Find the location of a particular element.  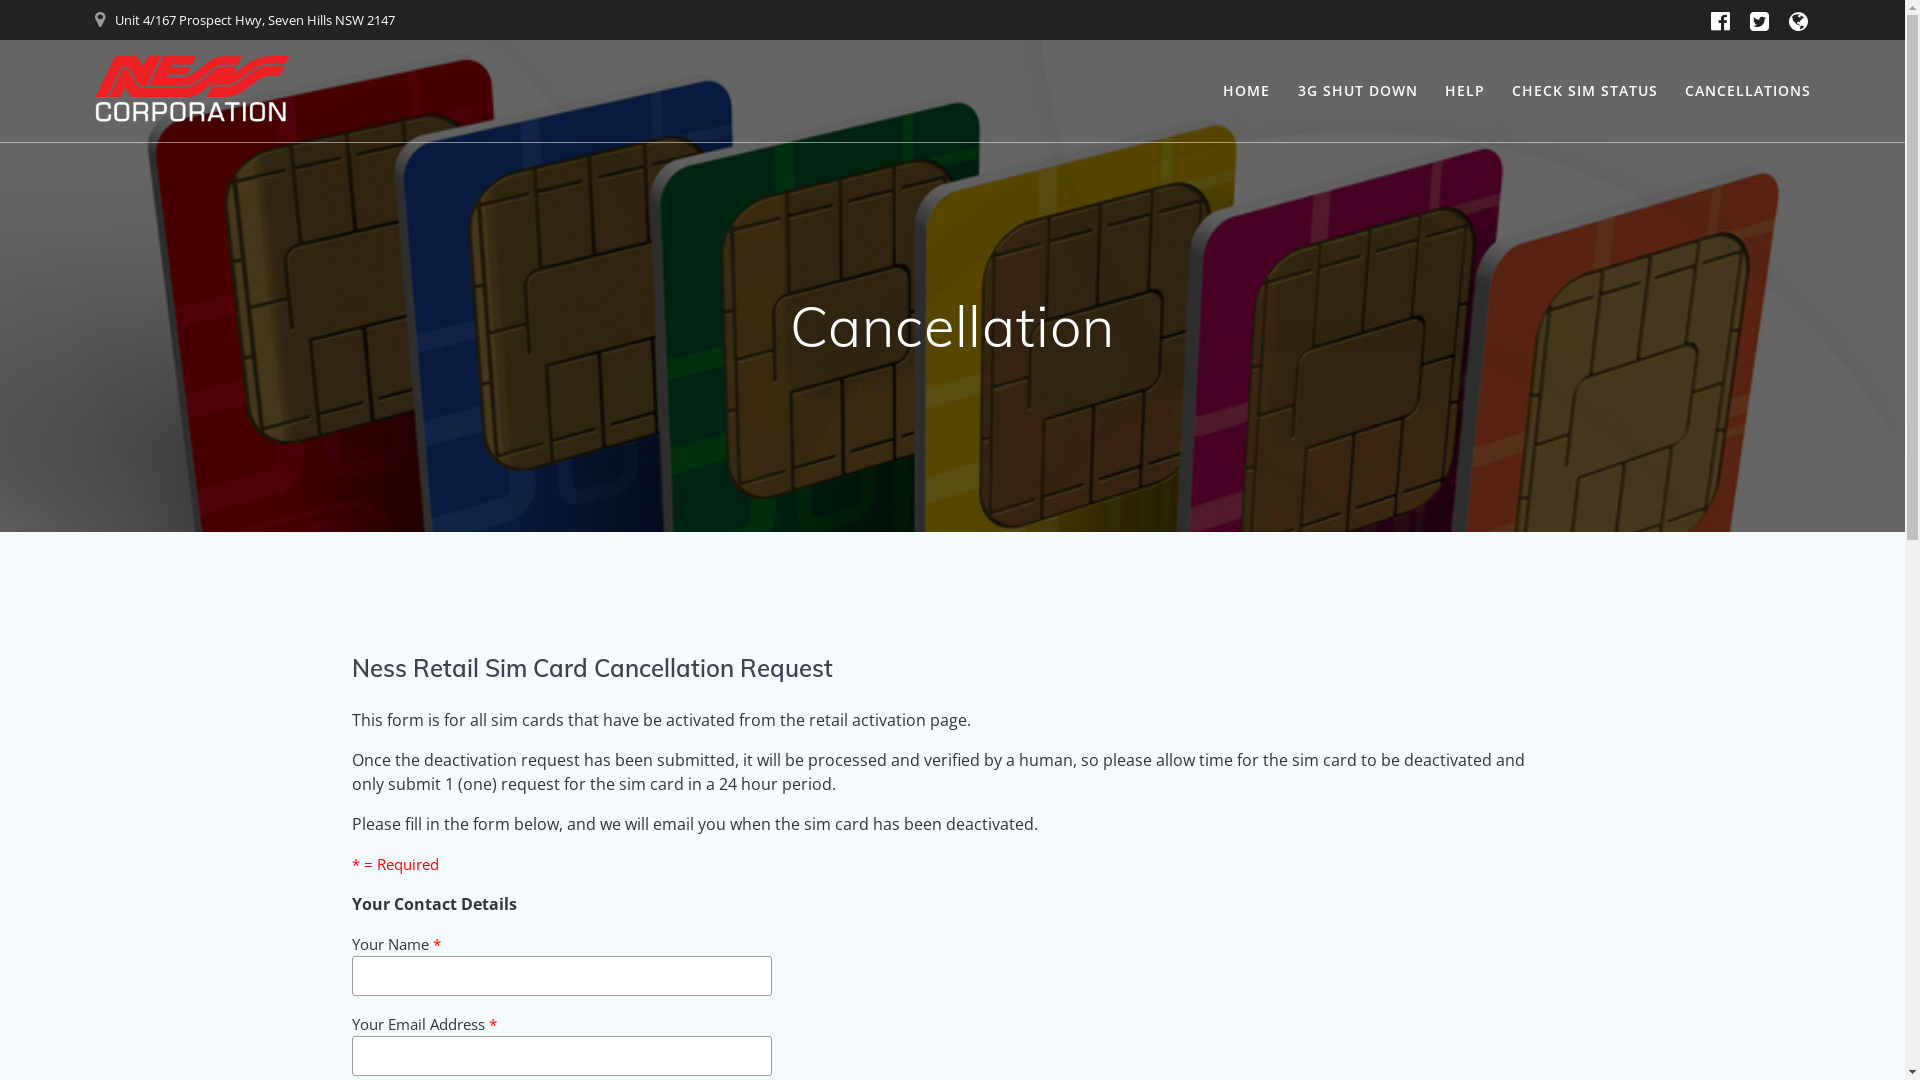

'CANCELLATIONS' is located at coordinates (1746, 91).